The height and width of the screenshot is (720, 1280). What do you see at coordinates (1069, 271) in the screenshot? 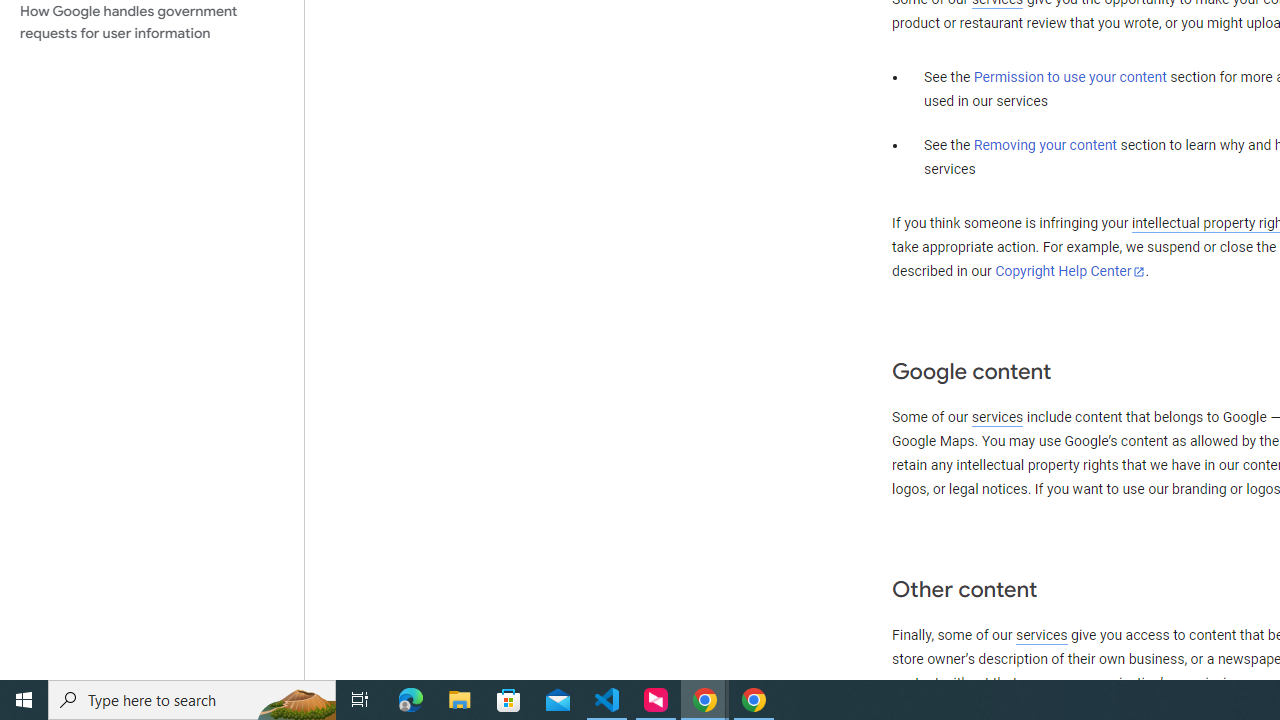
I see `'Copyright Help Center'` at bounding box center [1069, 271].